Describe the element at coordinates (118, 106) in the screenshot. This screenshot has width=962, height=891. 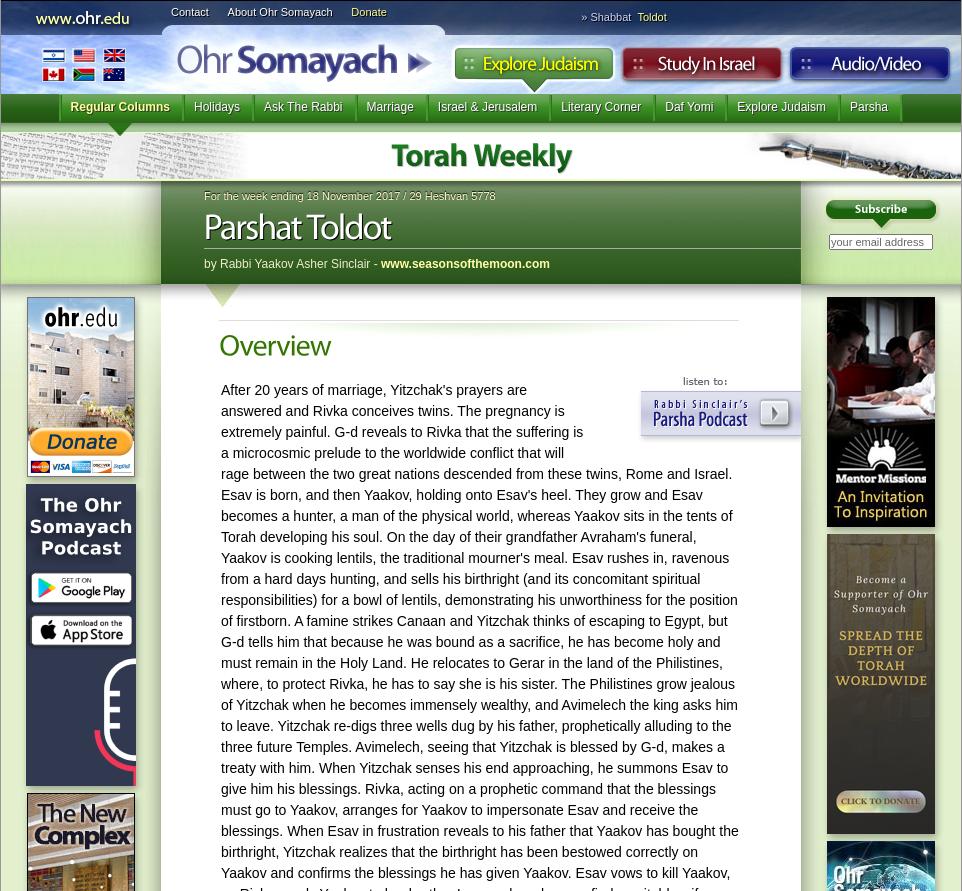
I see `'Regular Columns'` at that location.